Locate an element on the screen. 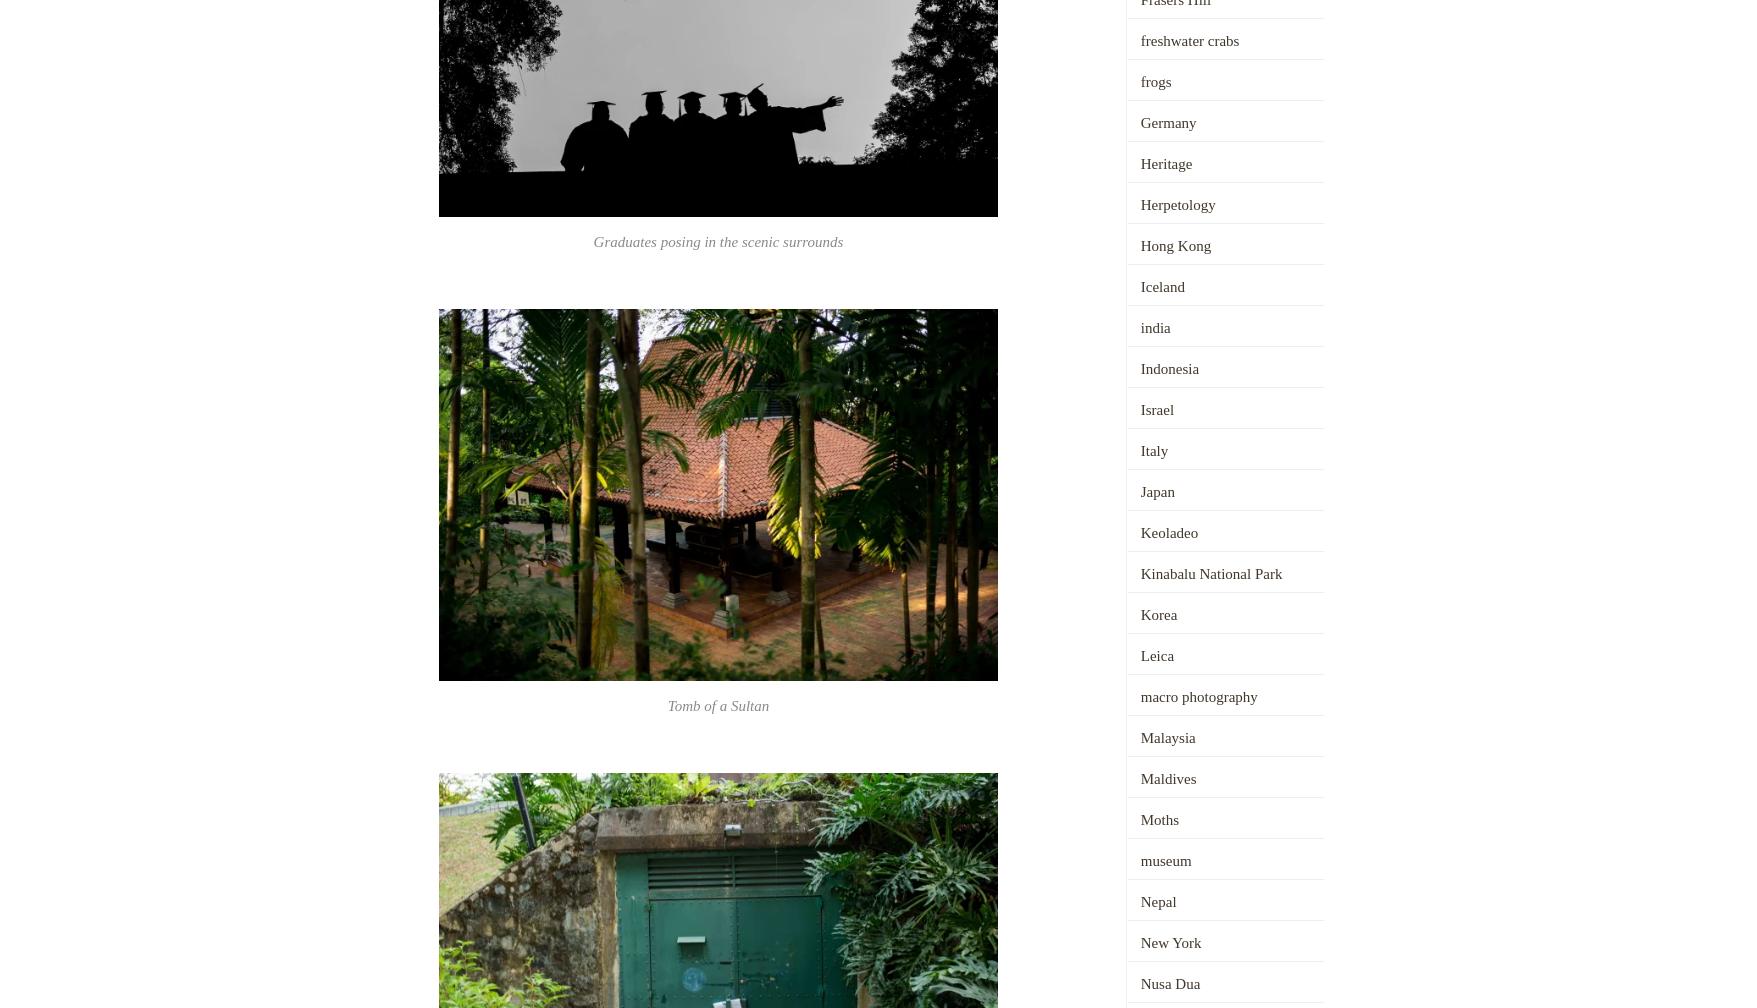 The width and height of the screenshot is (1757, 1008). 'Iceland' is located at coordinates (1161, 286).